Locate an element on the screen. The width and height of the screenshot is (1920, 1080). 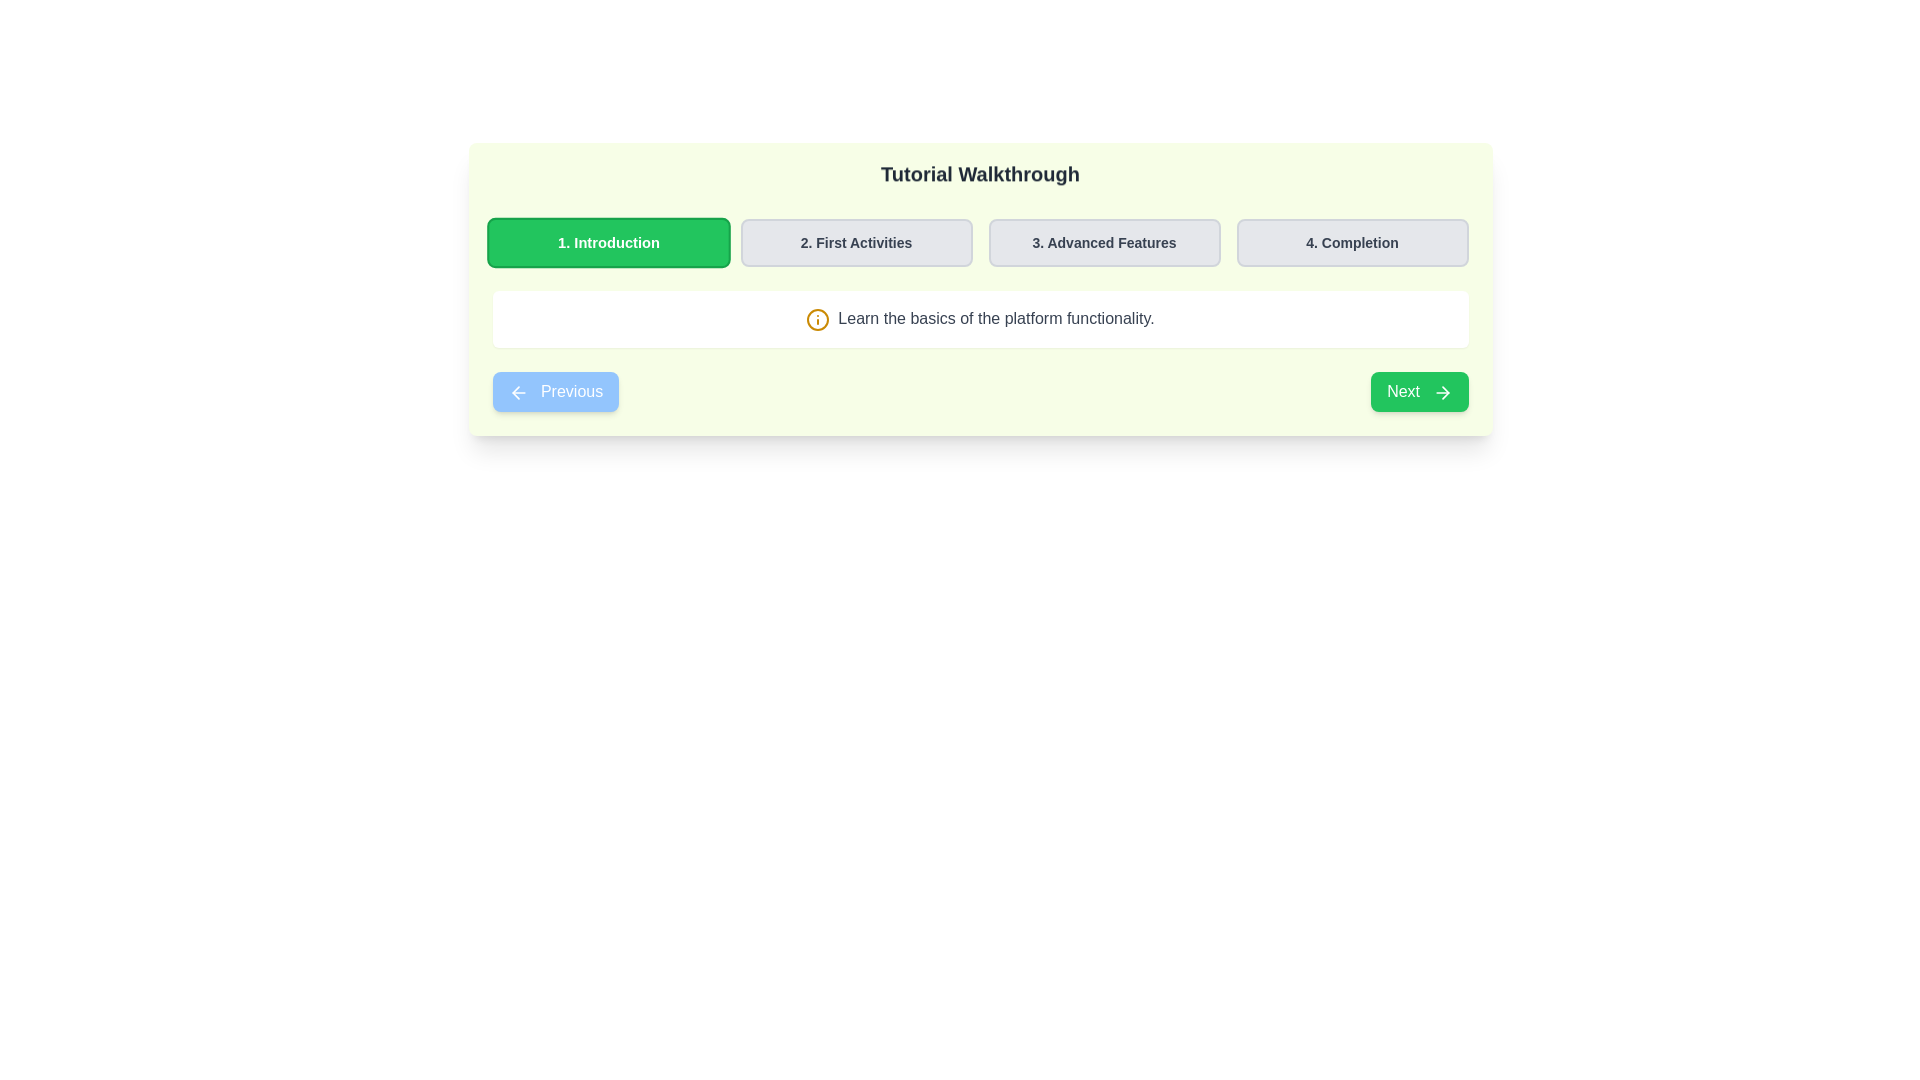
the active button labeled '1. Introduction' which has a green background and is prominently styled as the first button in the horizontal grid layout is located at coordinates (607, 242).